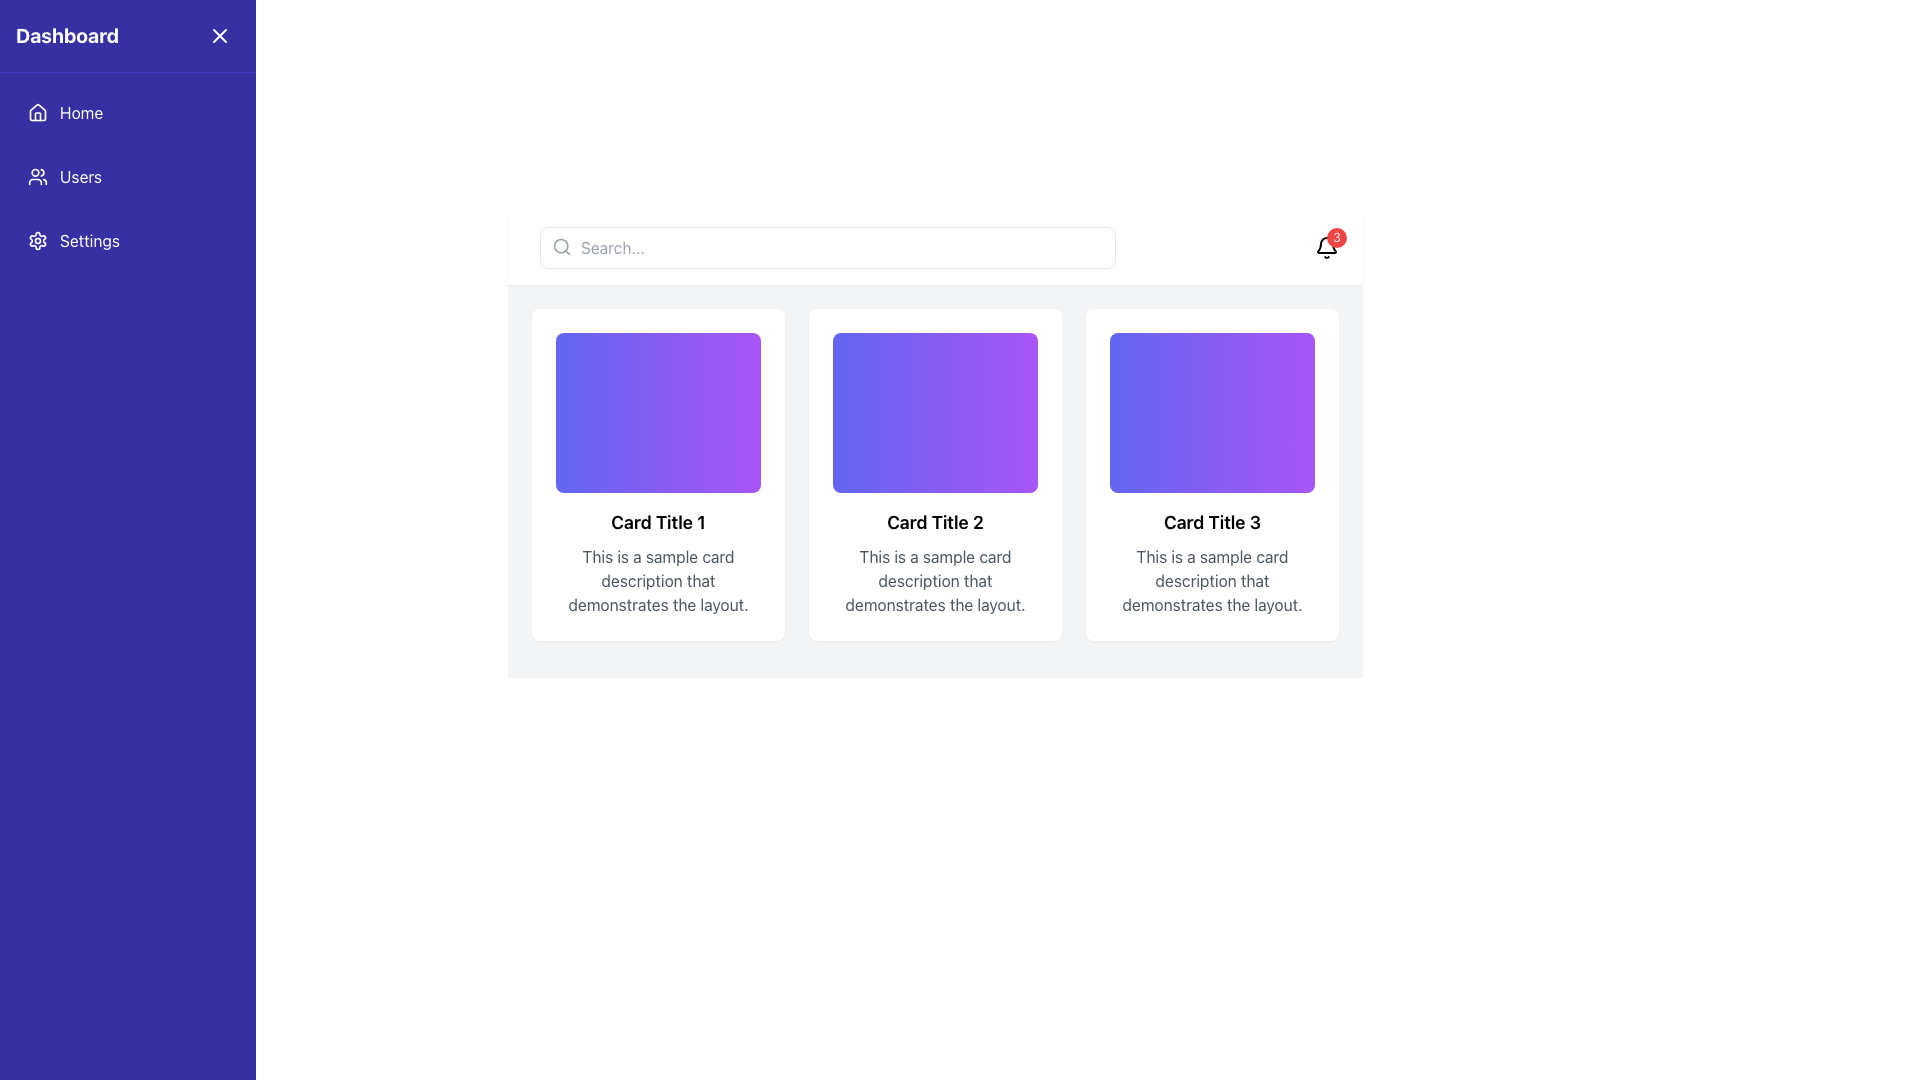  What do you see at coordinates (80, 112) in the screenshot?
I see `the 'Home' text label located in the vertical navigation sidebar` at bounding box center [80, 112].